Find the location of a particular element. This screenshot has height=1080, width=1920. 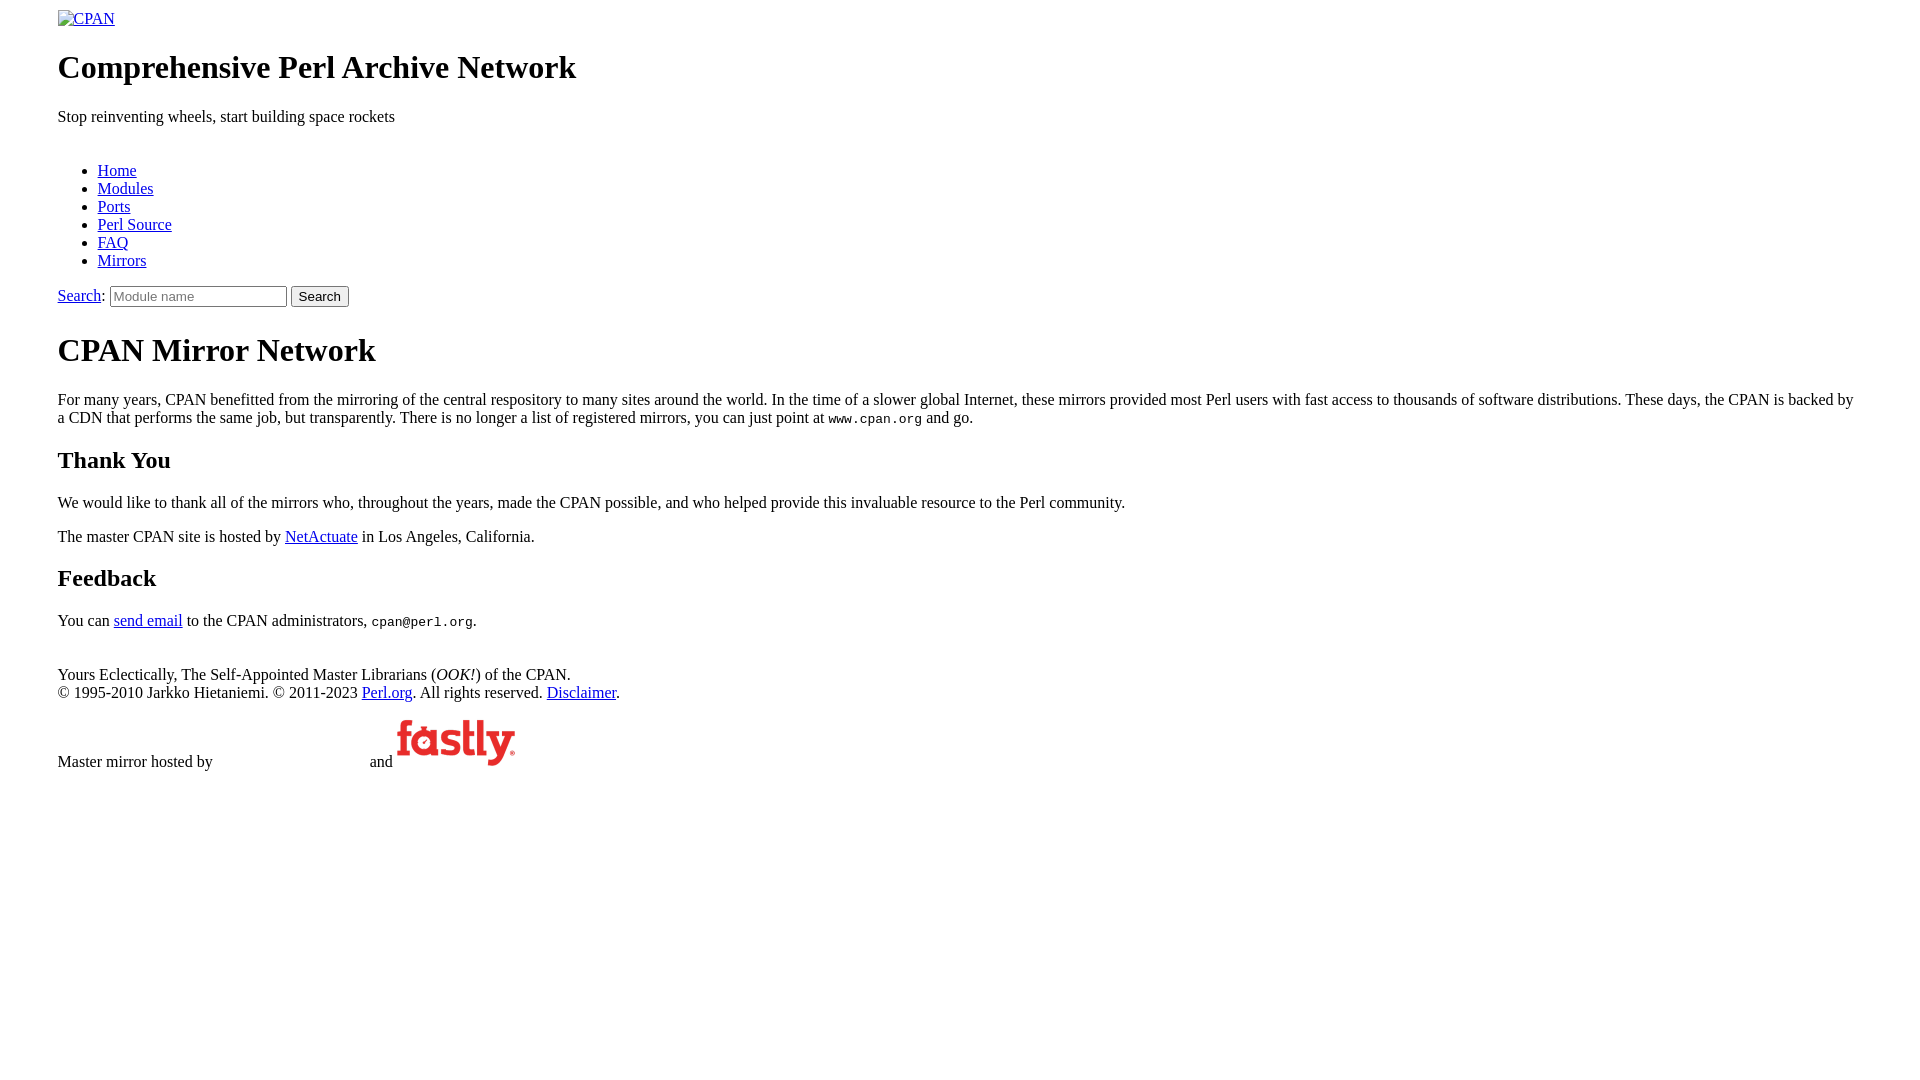

'NetActuate' is located at coordinates (321, 535).